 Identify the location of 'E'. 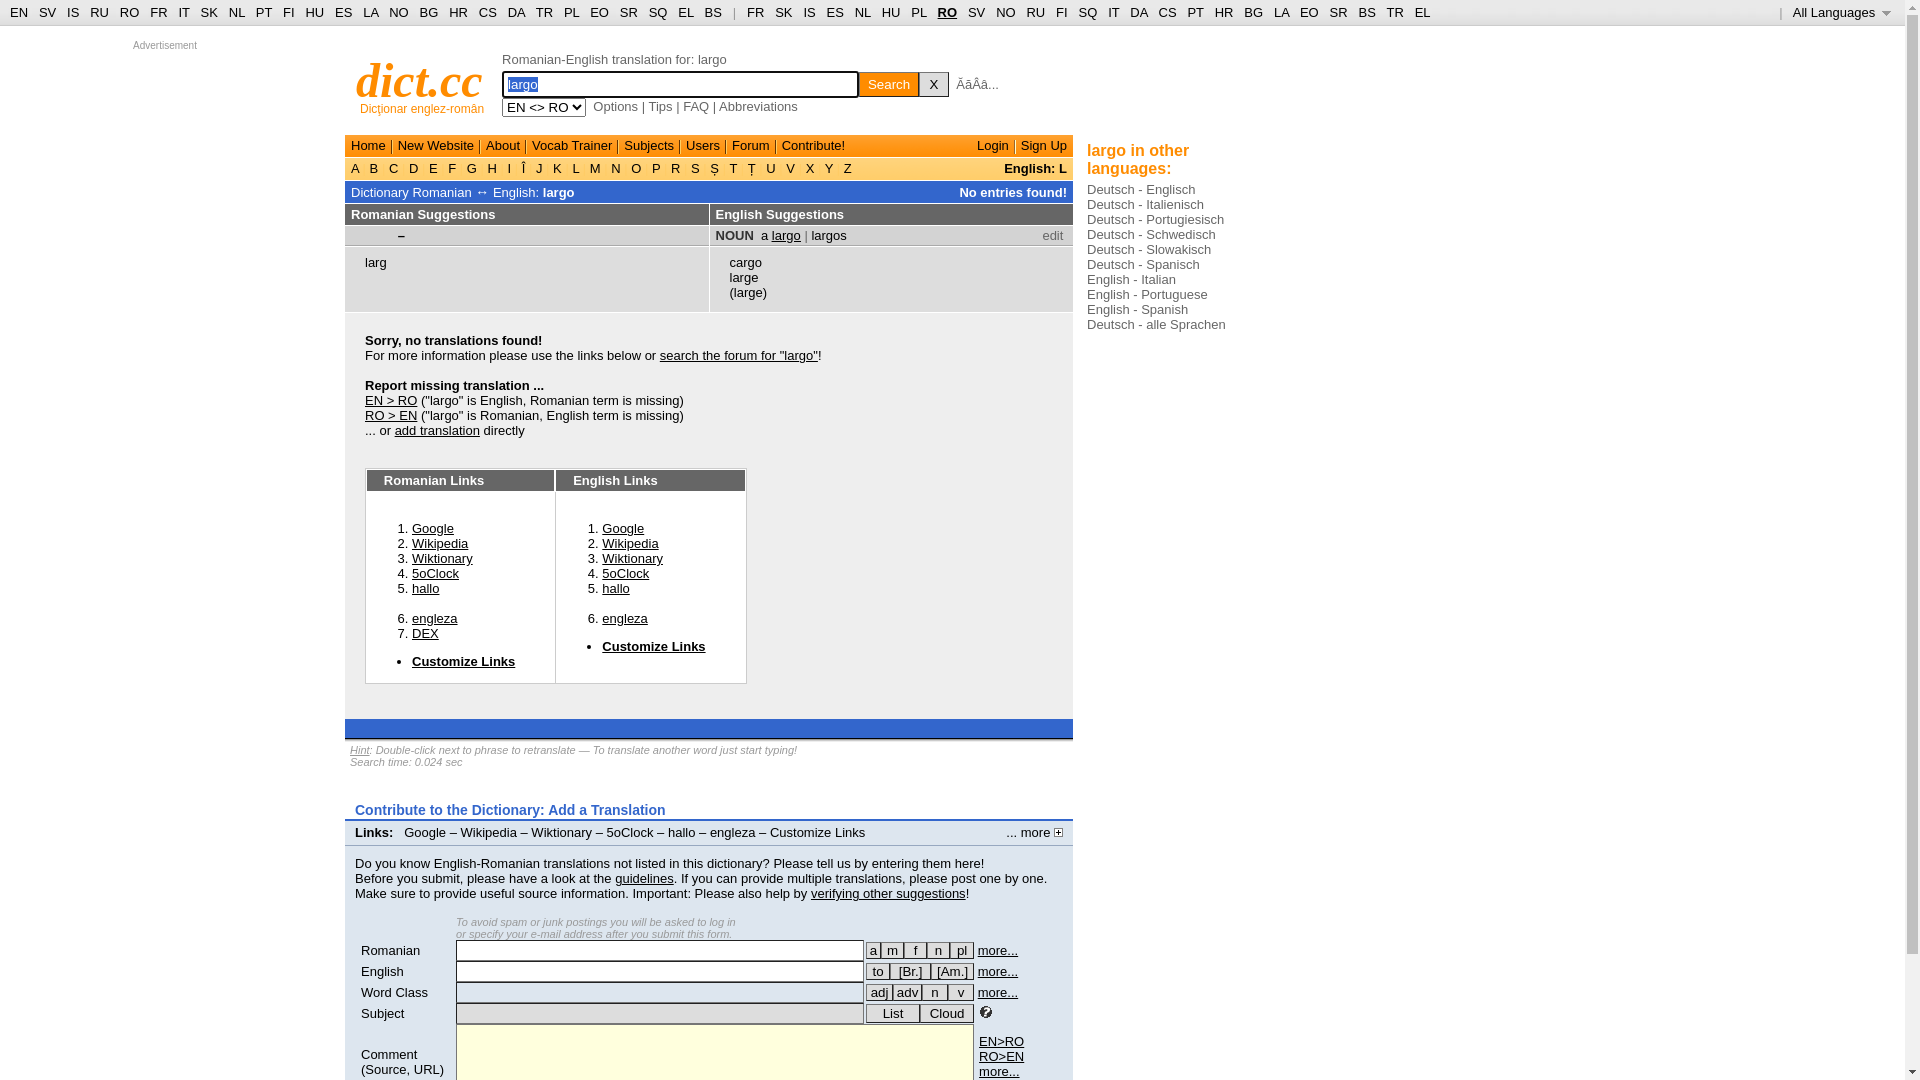
(424, 167).